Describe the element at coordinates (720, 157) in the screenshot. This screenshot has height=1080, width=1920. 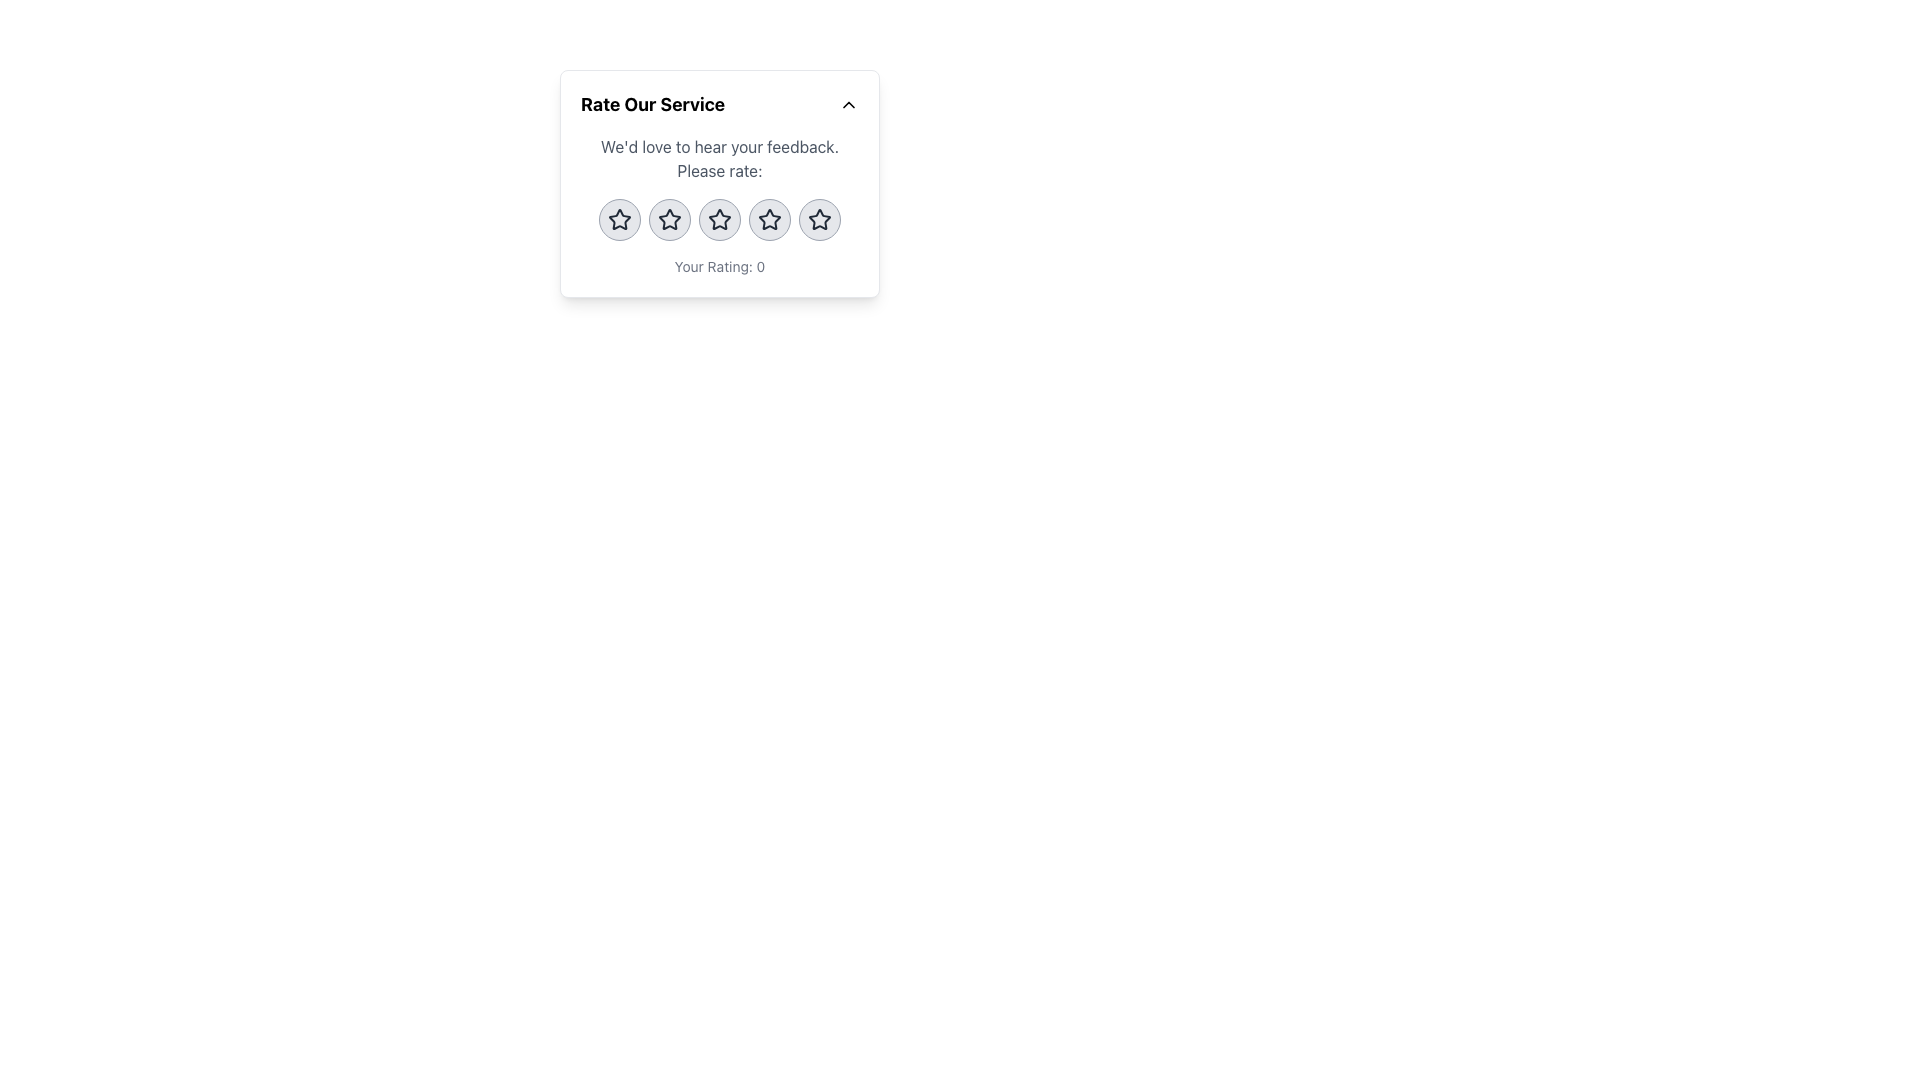
I see `text label that prompts for feedback, which says 'We'd love to hear your feedback. Please rate:'` at that location.